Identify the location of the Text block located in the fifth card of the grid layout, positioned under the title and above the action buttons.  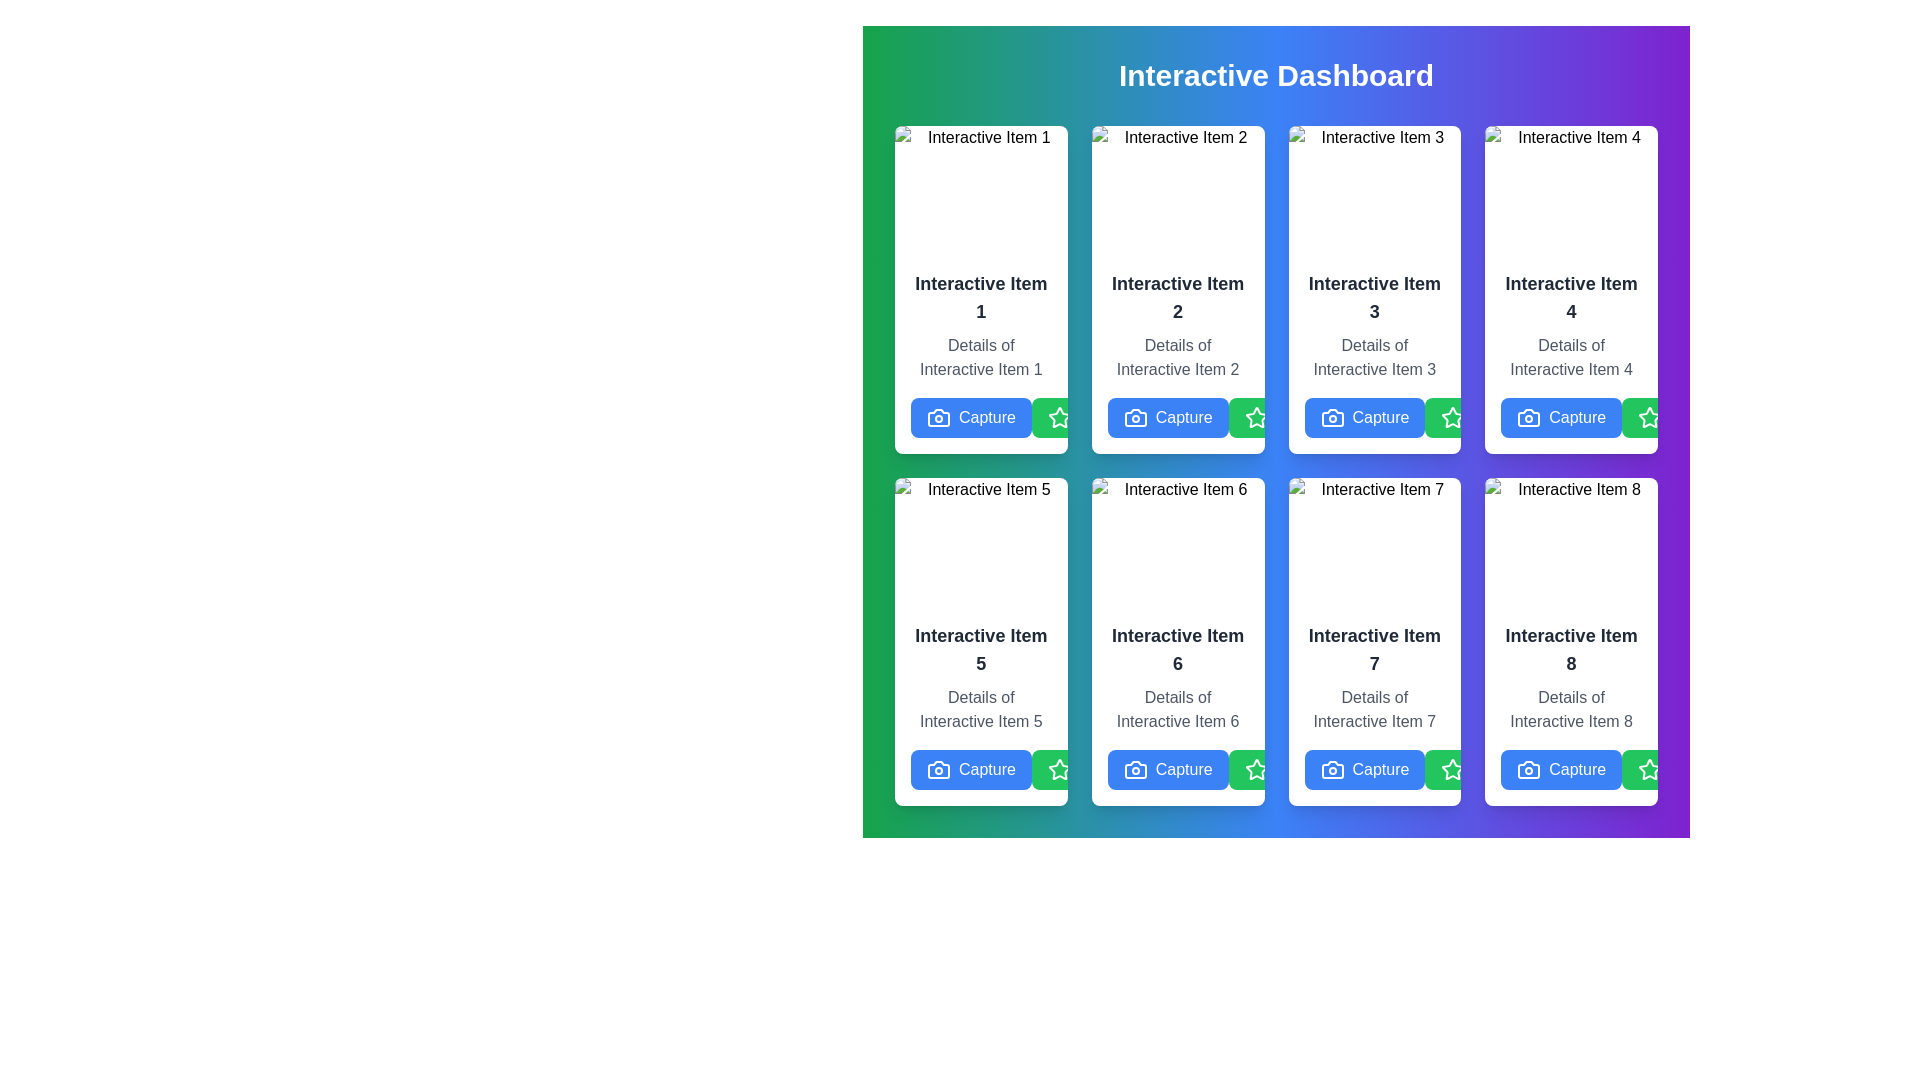
(981, 708).